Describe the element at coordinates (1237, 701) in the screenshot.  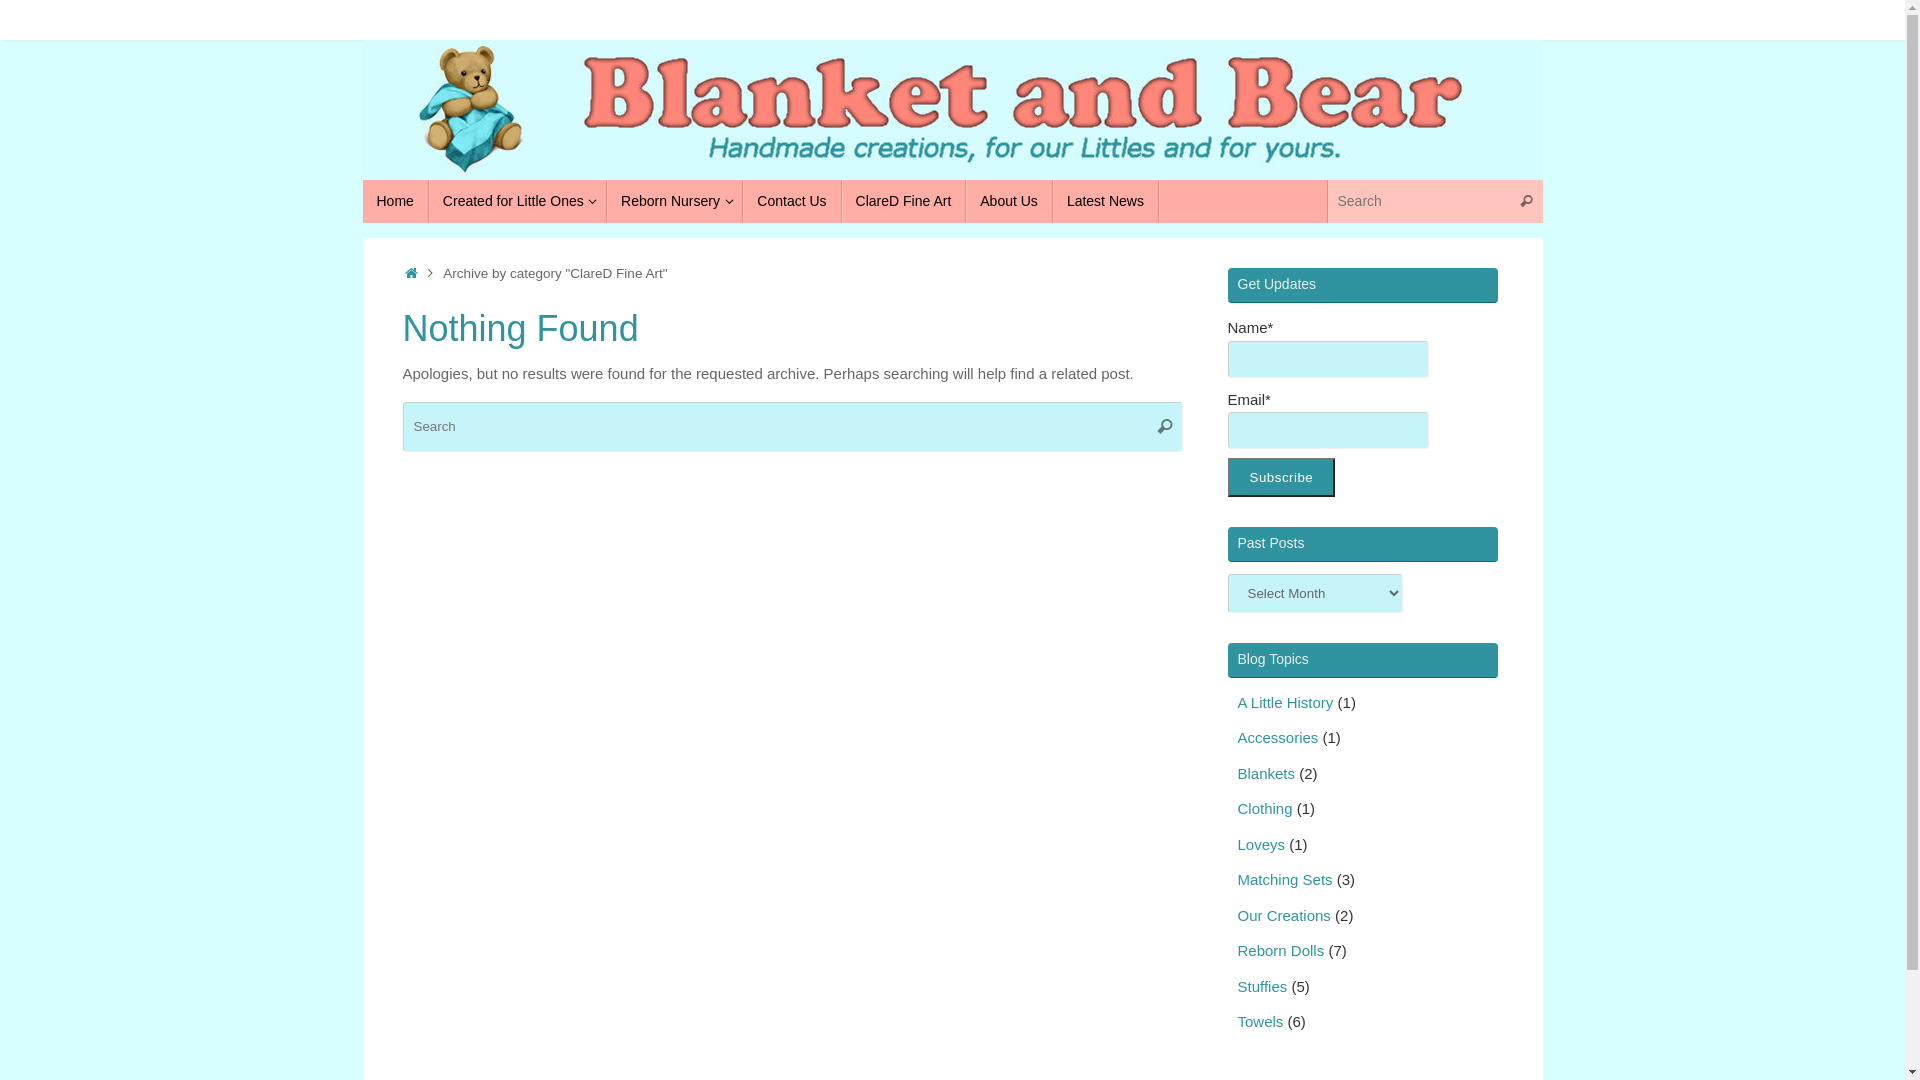
I see `'A Little History'` at that location.